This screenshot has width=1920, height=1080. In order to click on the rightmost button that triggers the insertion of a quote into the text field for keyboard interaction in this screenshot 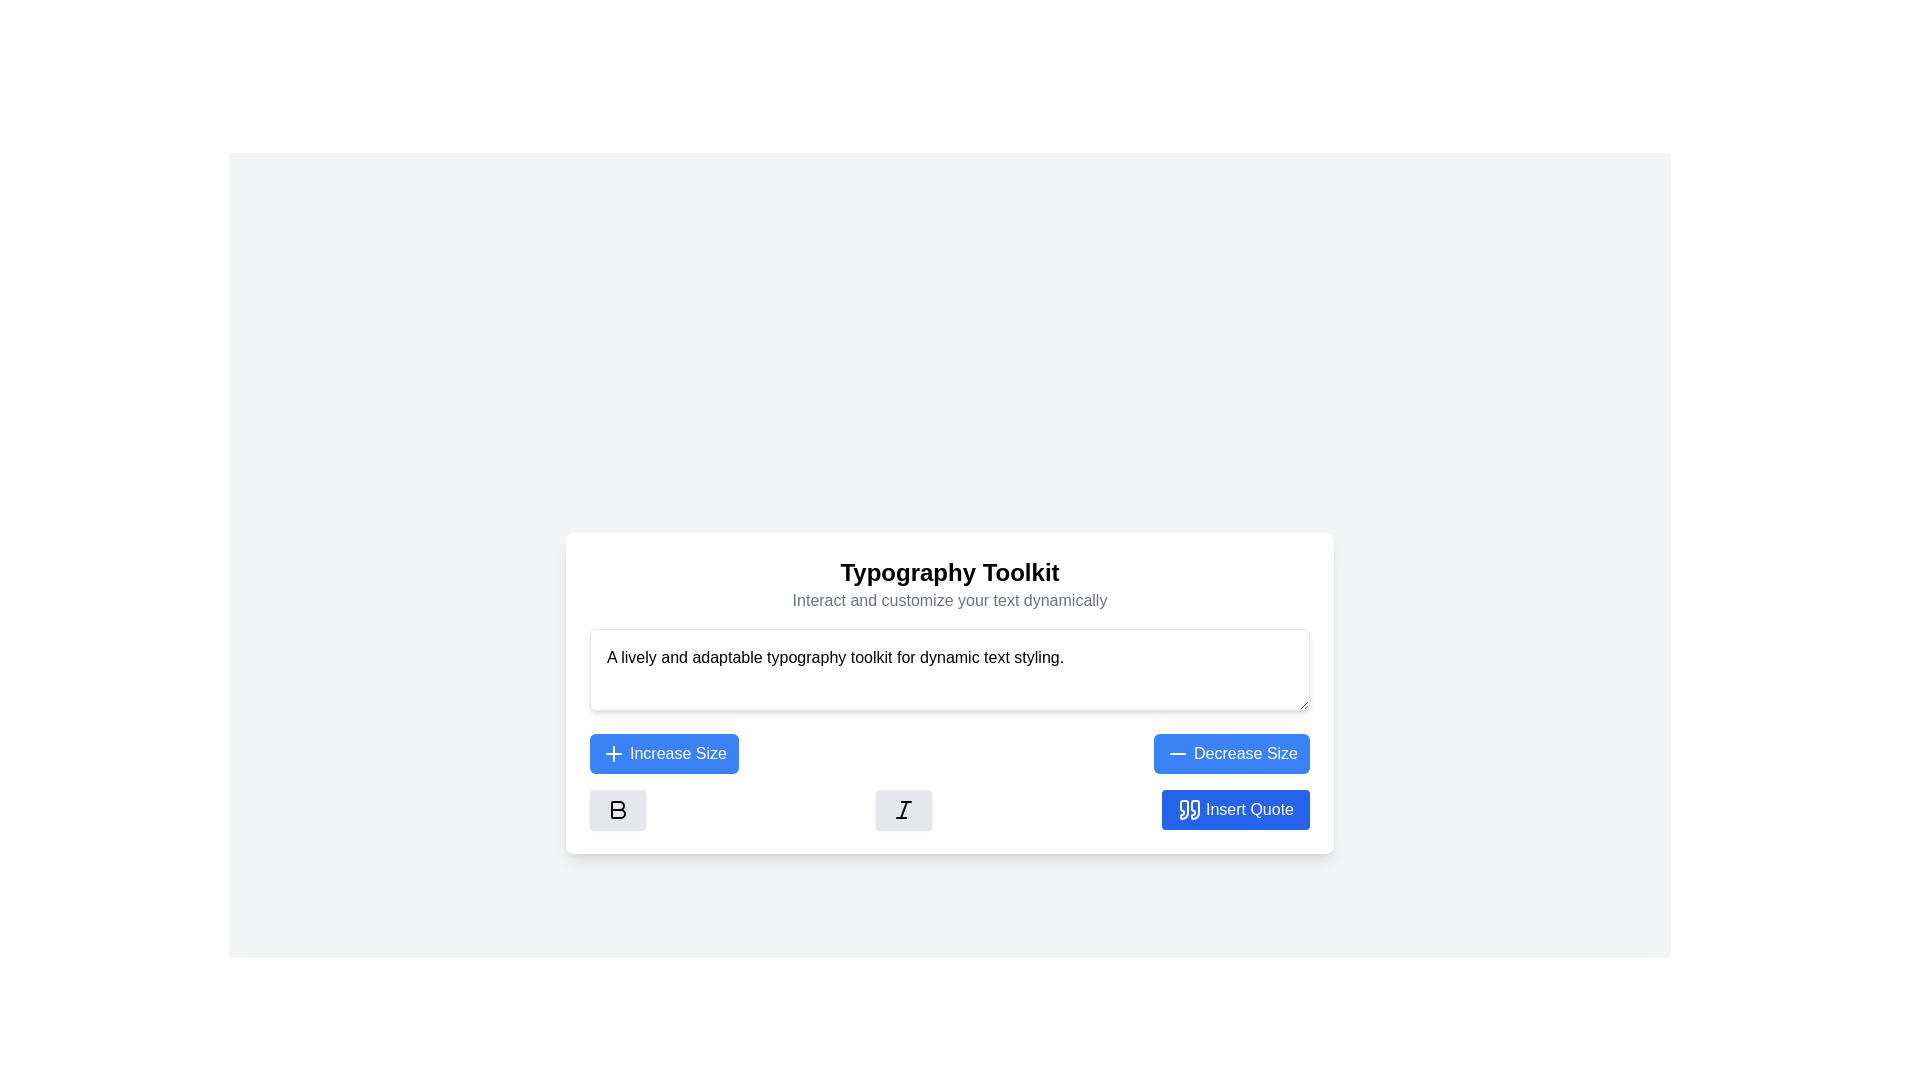, I will do `click(1234, 808)`.